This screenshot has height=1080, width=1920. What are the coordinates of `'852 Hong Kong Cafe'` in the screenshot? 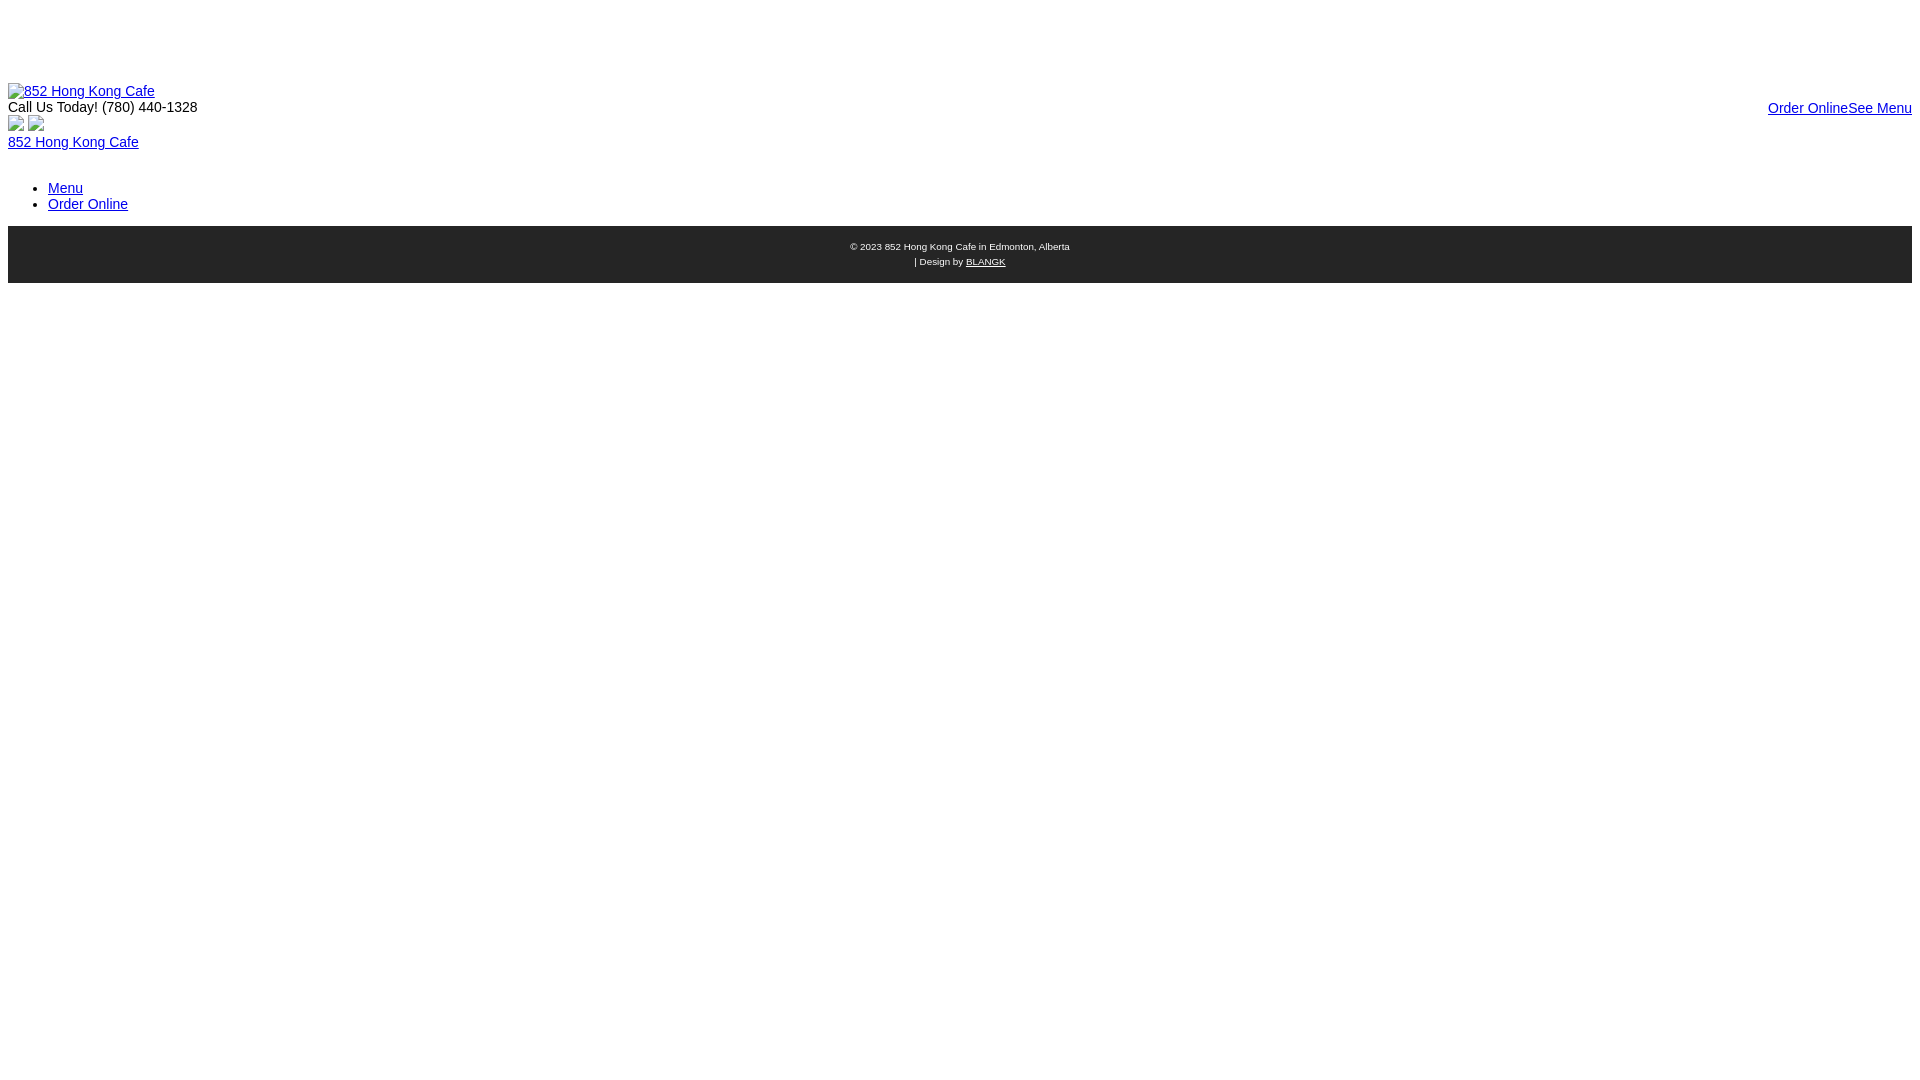 It's located at (73, 141).